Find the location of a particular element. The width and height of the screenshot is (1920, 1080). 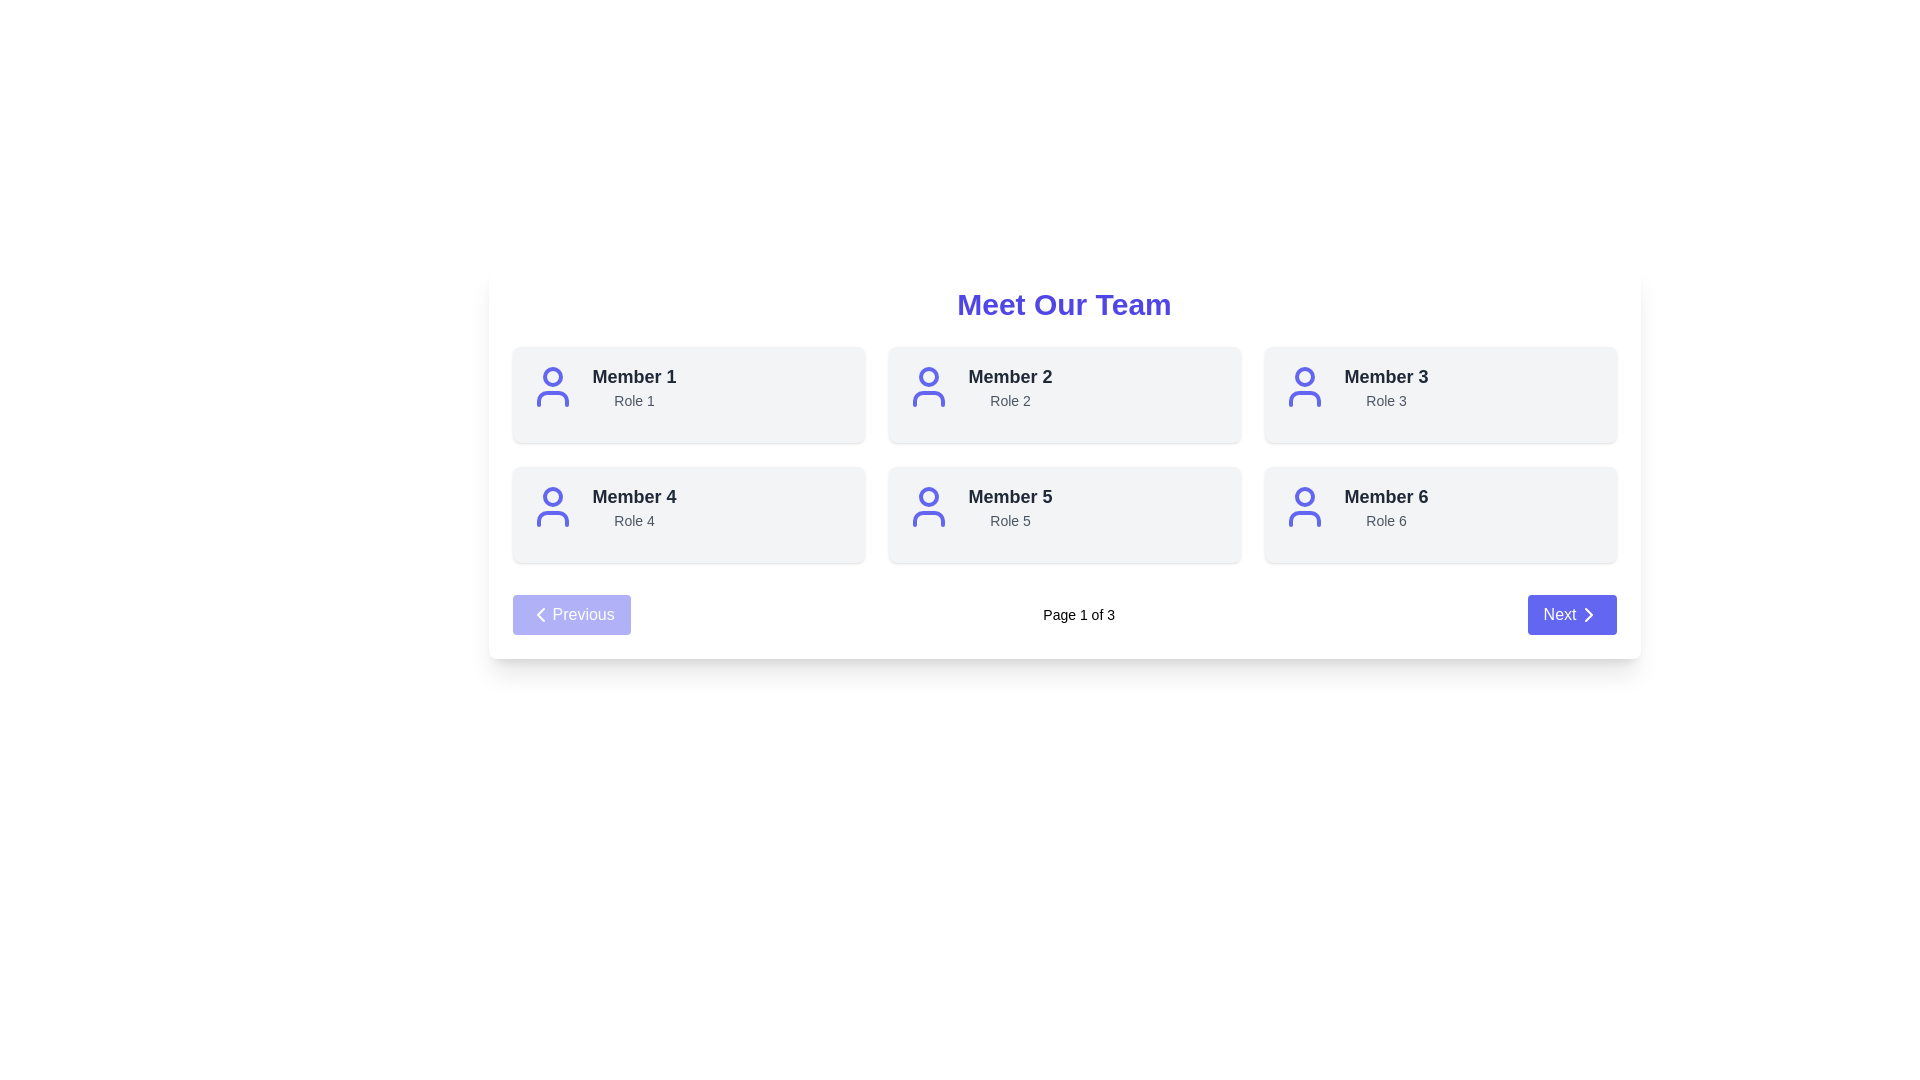

the profile head icon within the circular silhouette of 'Member 2' in the first row, second column is located at coordinates (927, 377).